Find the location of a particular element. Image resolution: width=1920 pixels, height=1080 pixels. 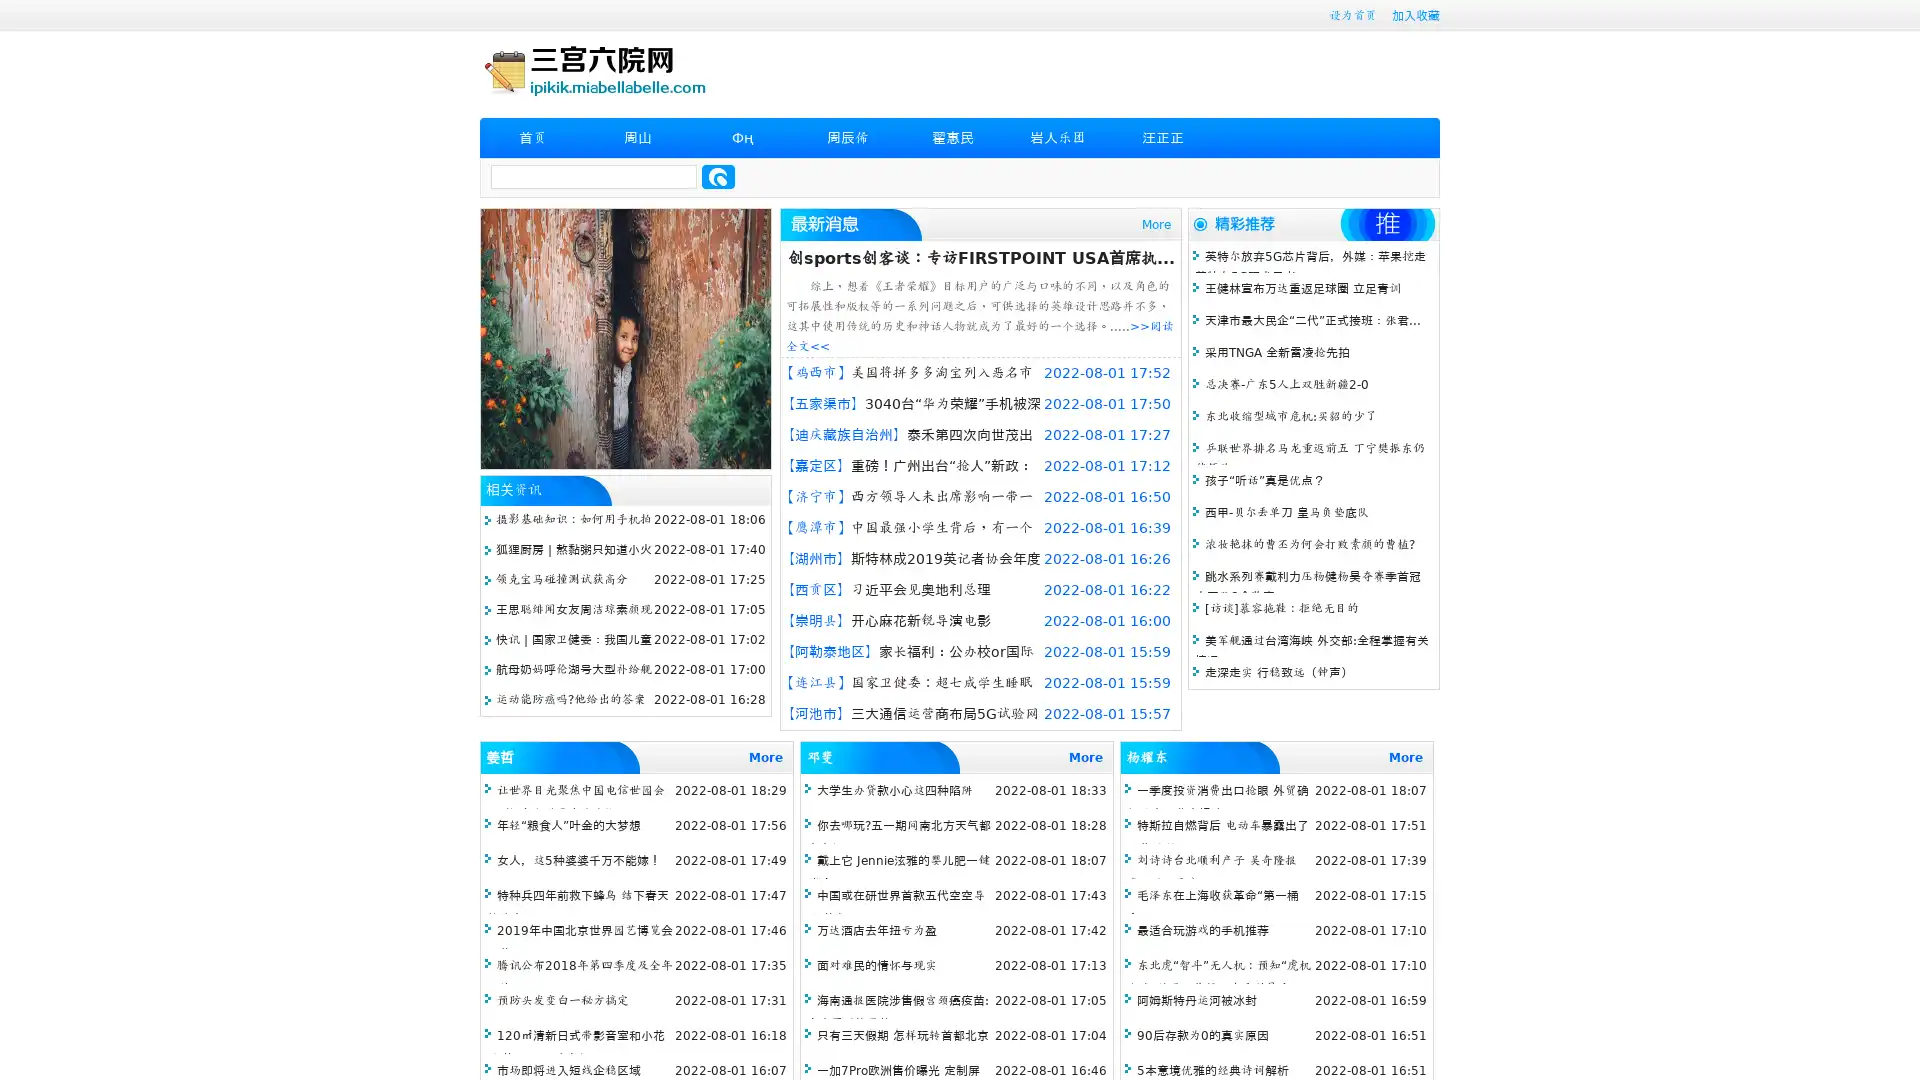

Search is located at coordinates (718, 176).